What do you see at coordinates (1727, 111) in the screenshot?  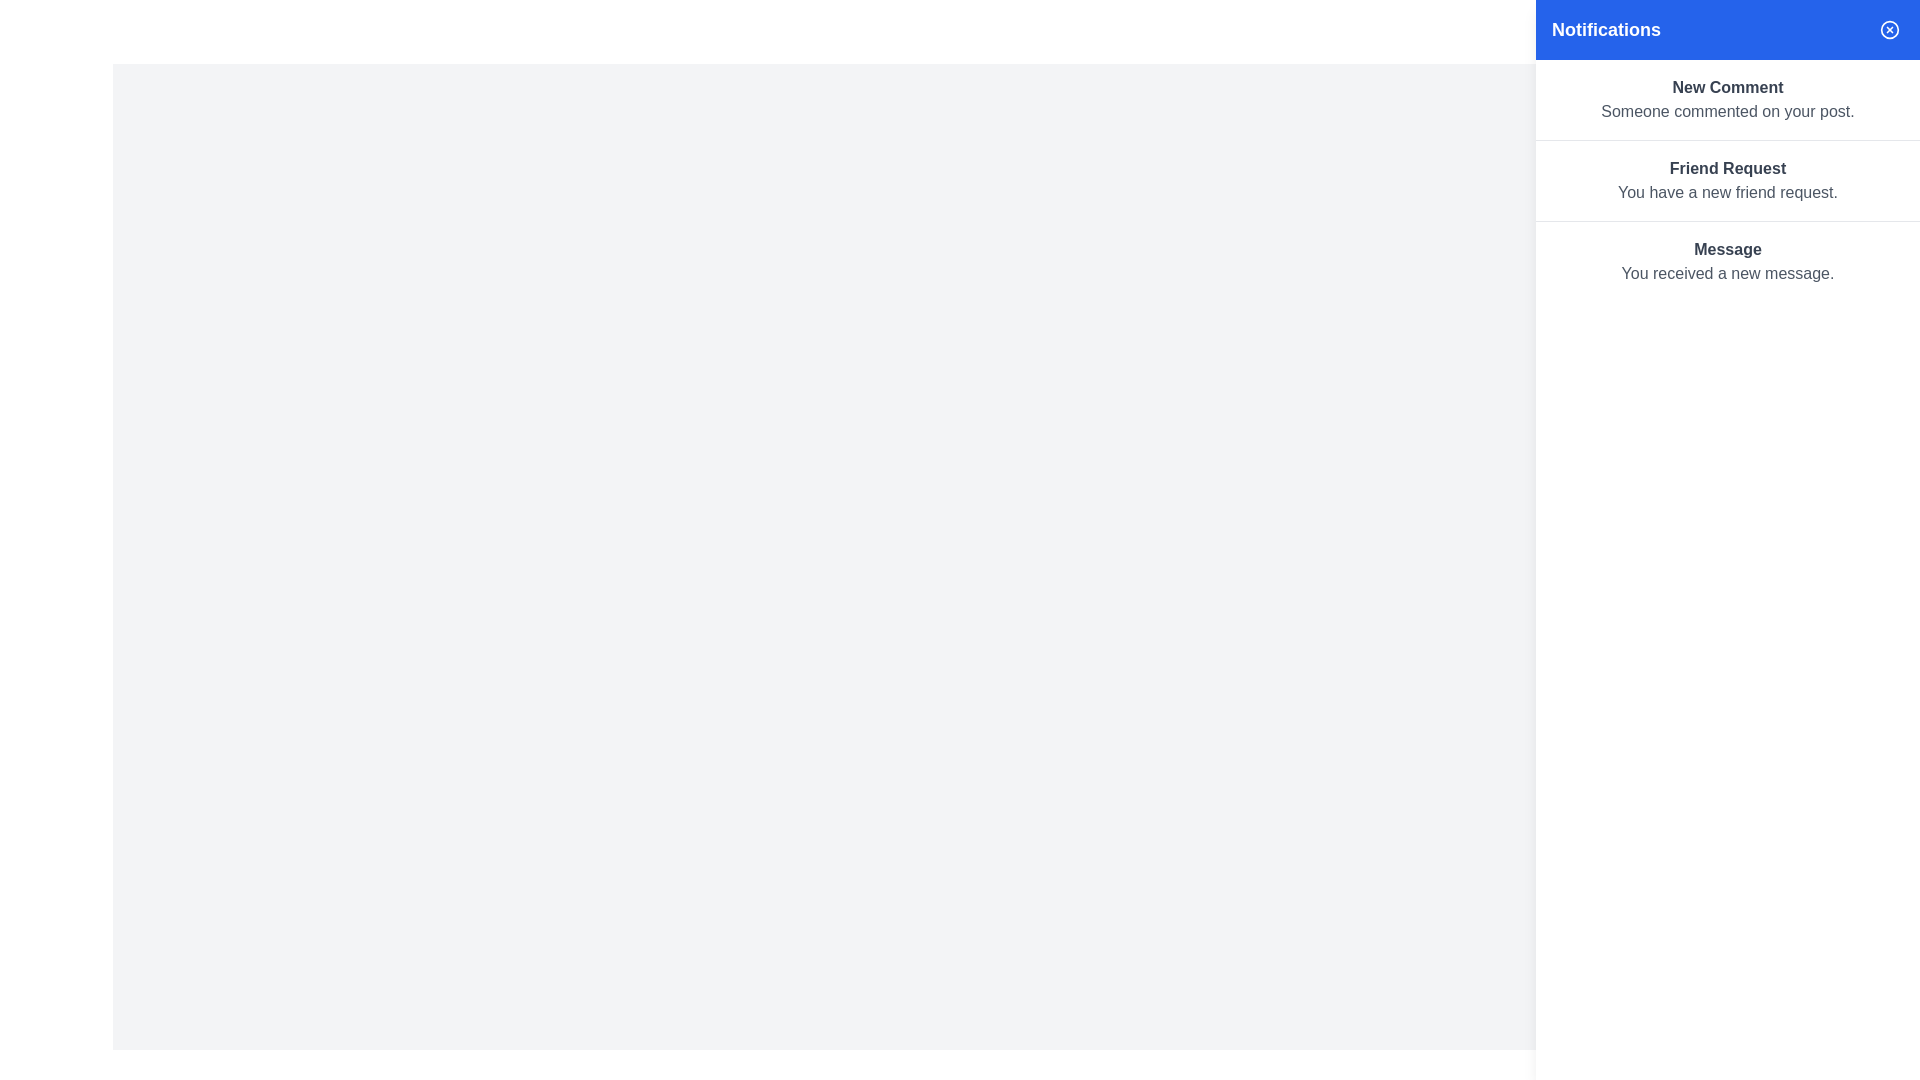 I see `the text label that reads 'Someone commented on your post.' which is displayed in a smaller gray font below the bolded text 'New Comment.'` at bounding box center [1727, 111].